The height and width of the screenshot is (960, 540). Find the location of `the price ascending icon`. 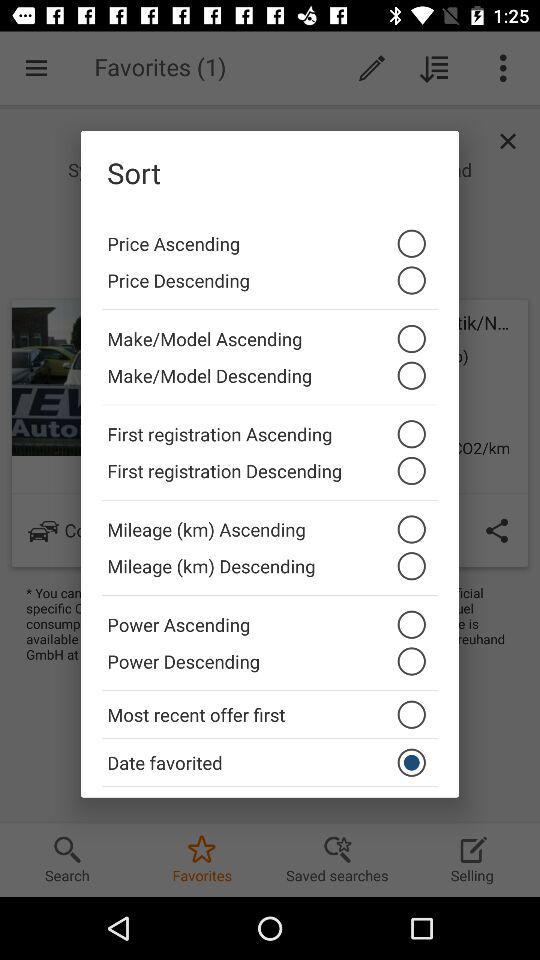

the price ascending icon is located at coordinates (270, 238).